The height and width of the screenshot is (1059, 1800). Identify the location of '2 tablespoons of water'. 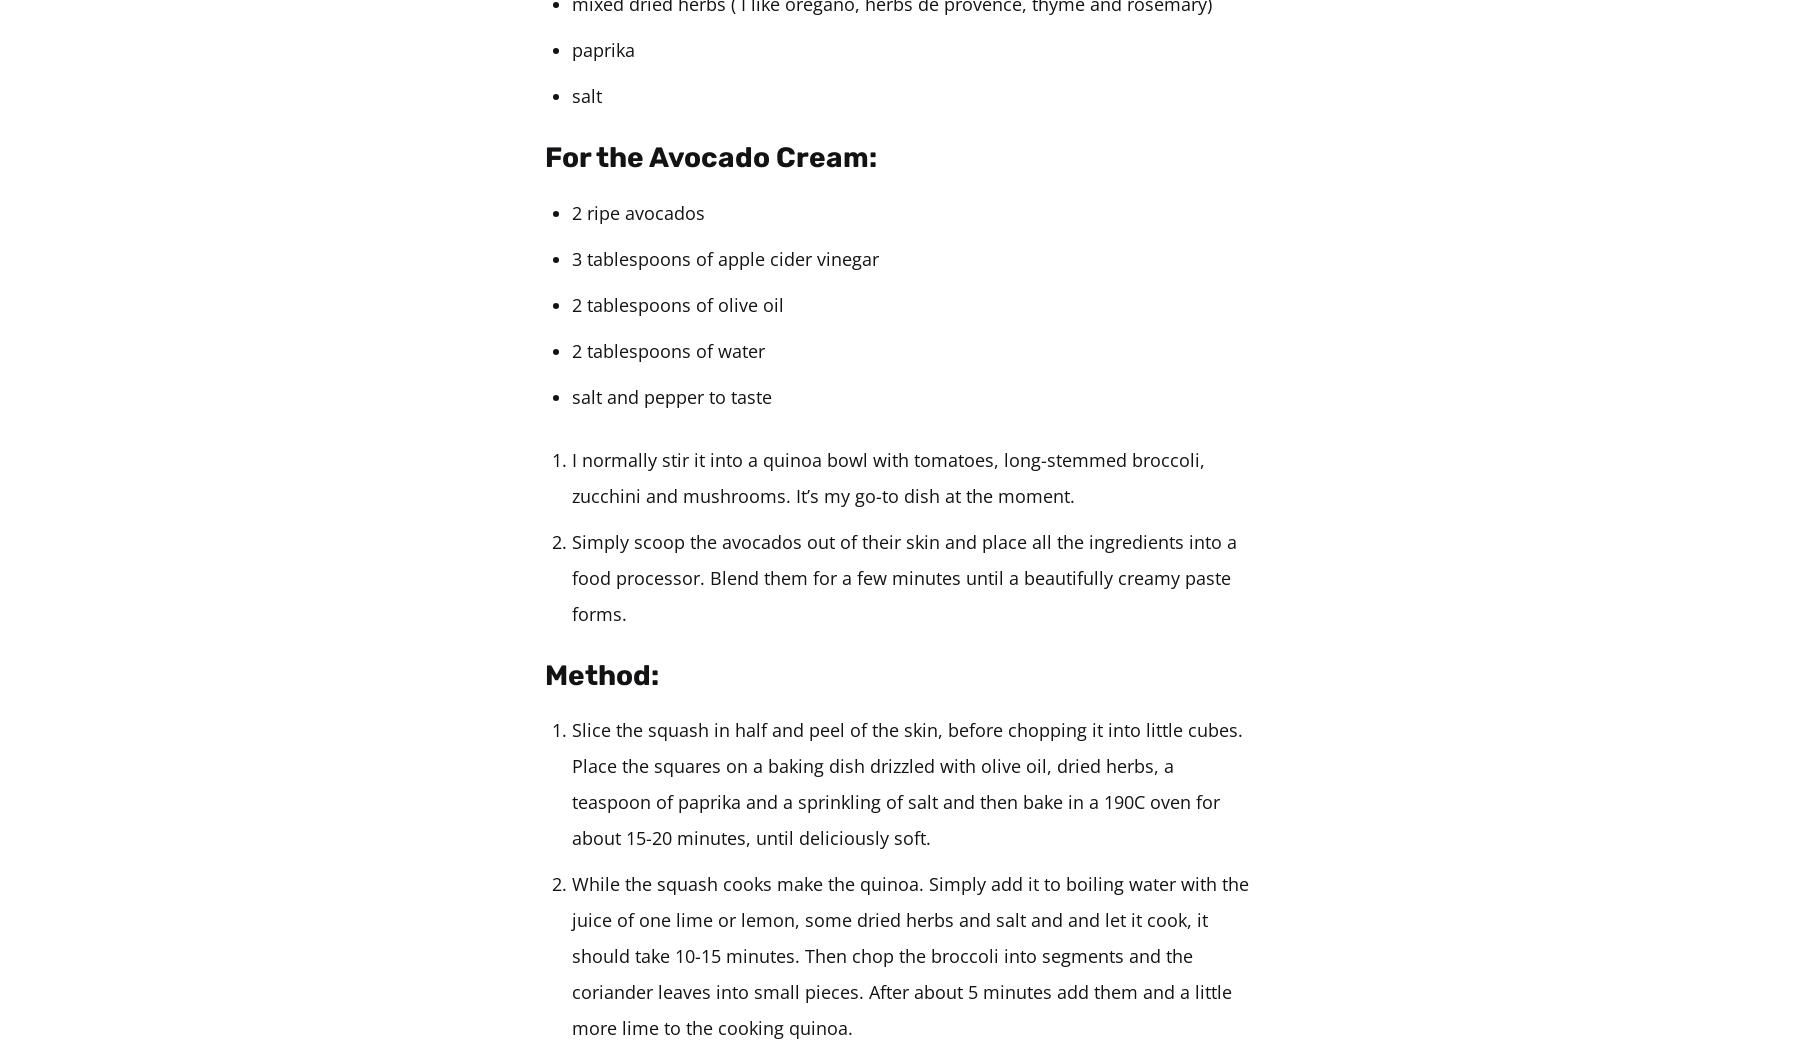
(668, 348).